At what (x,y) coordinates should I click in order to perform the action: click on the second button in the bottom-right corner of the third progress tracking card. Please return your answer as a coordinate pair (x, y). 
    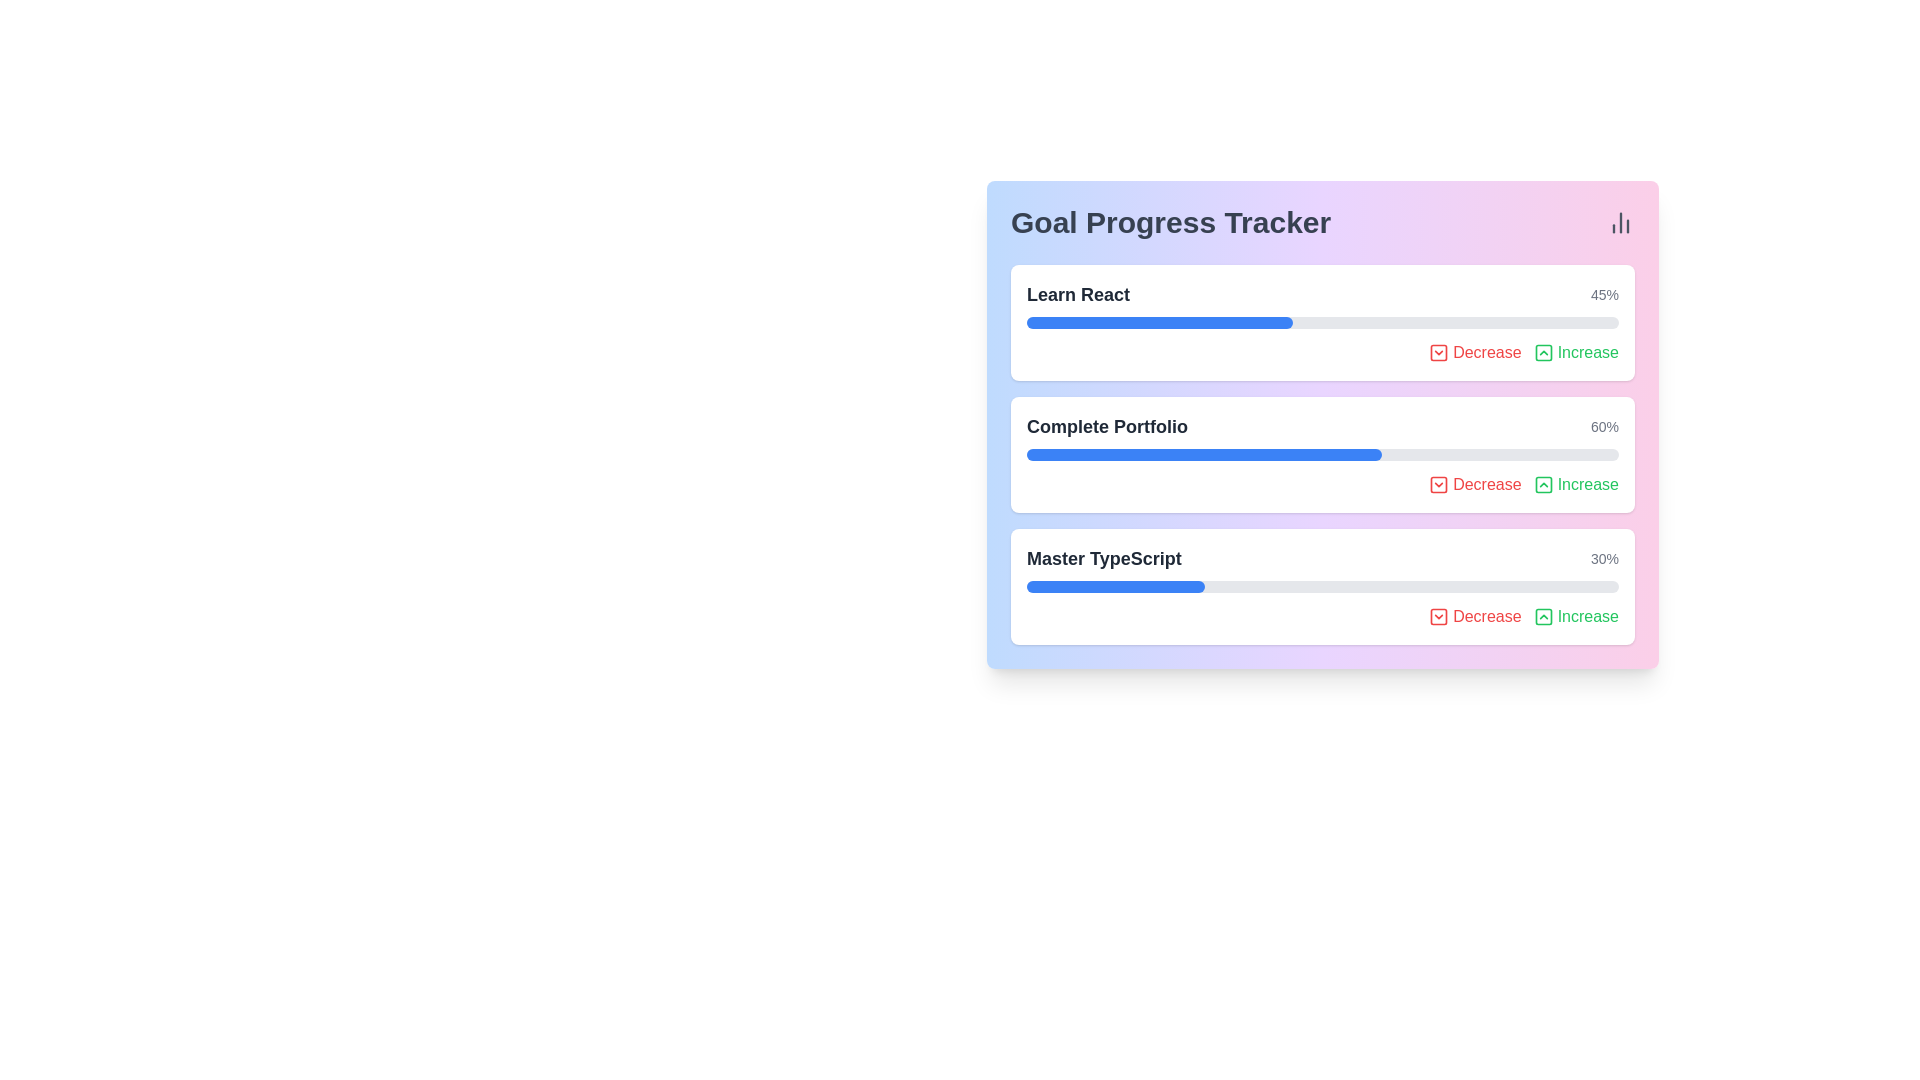
    Looking at the image, I should click on (1575, 616).